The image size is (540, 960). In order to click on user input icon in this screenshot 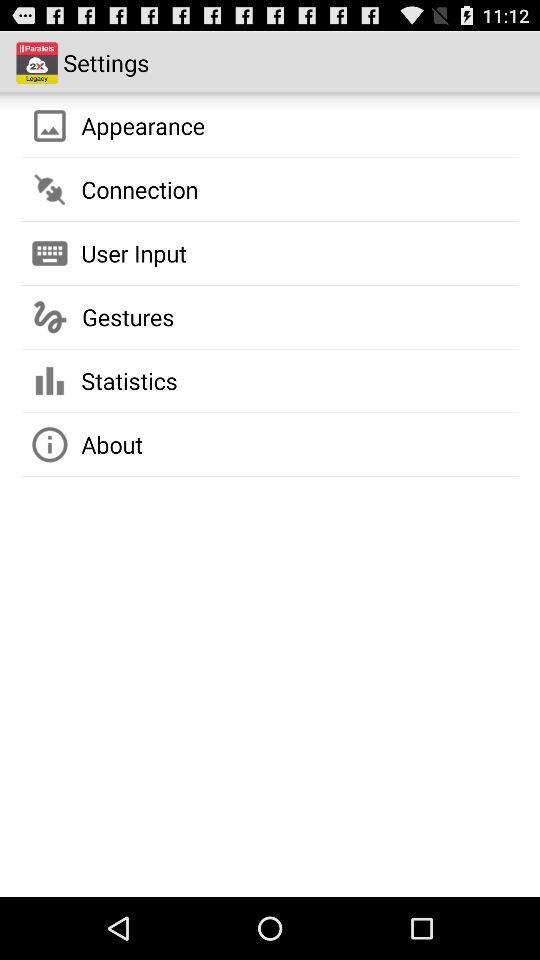, I will do `click(134, 252)`.